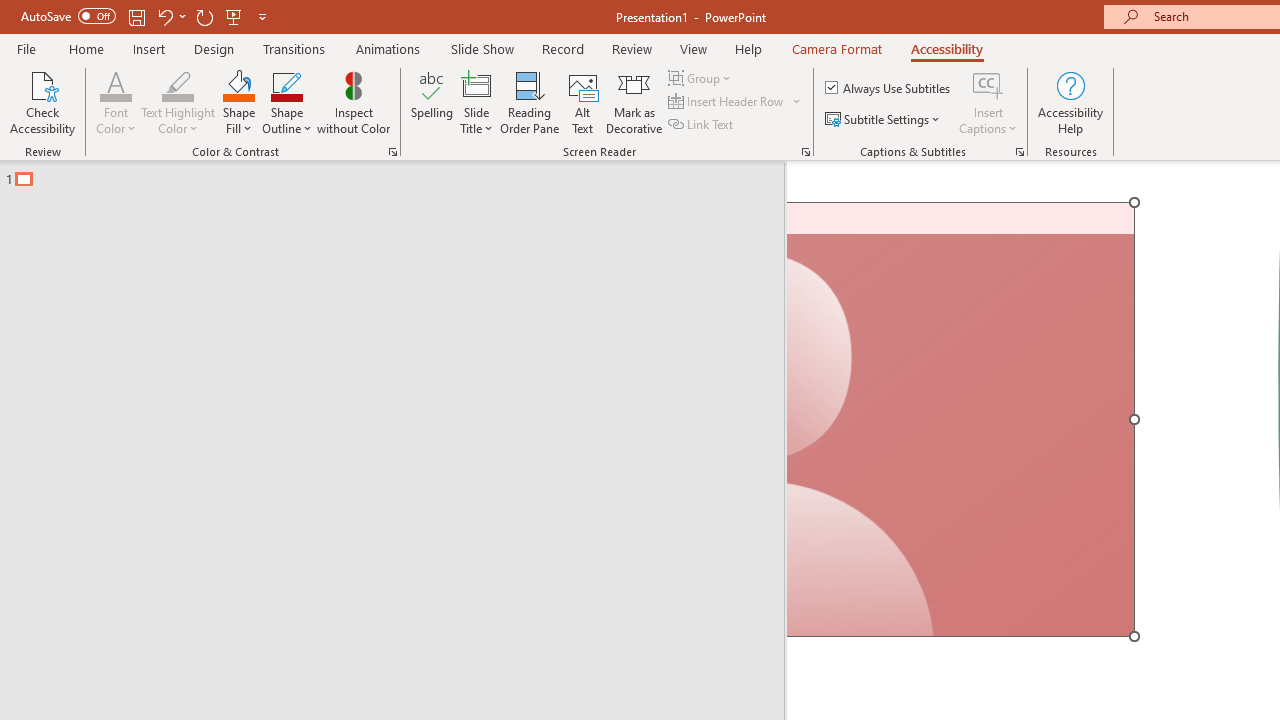 The width and height of the screenshot is (1280, 720). What do you see at coordinates (1069, 103) in the screenshot?
I see `'Accessibility Help'` at bounding box center [1069, 103].